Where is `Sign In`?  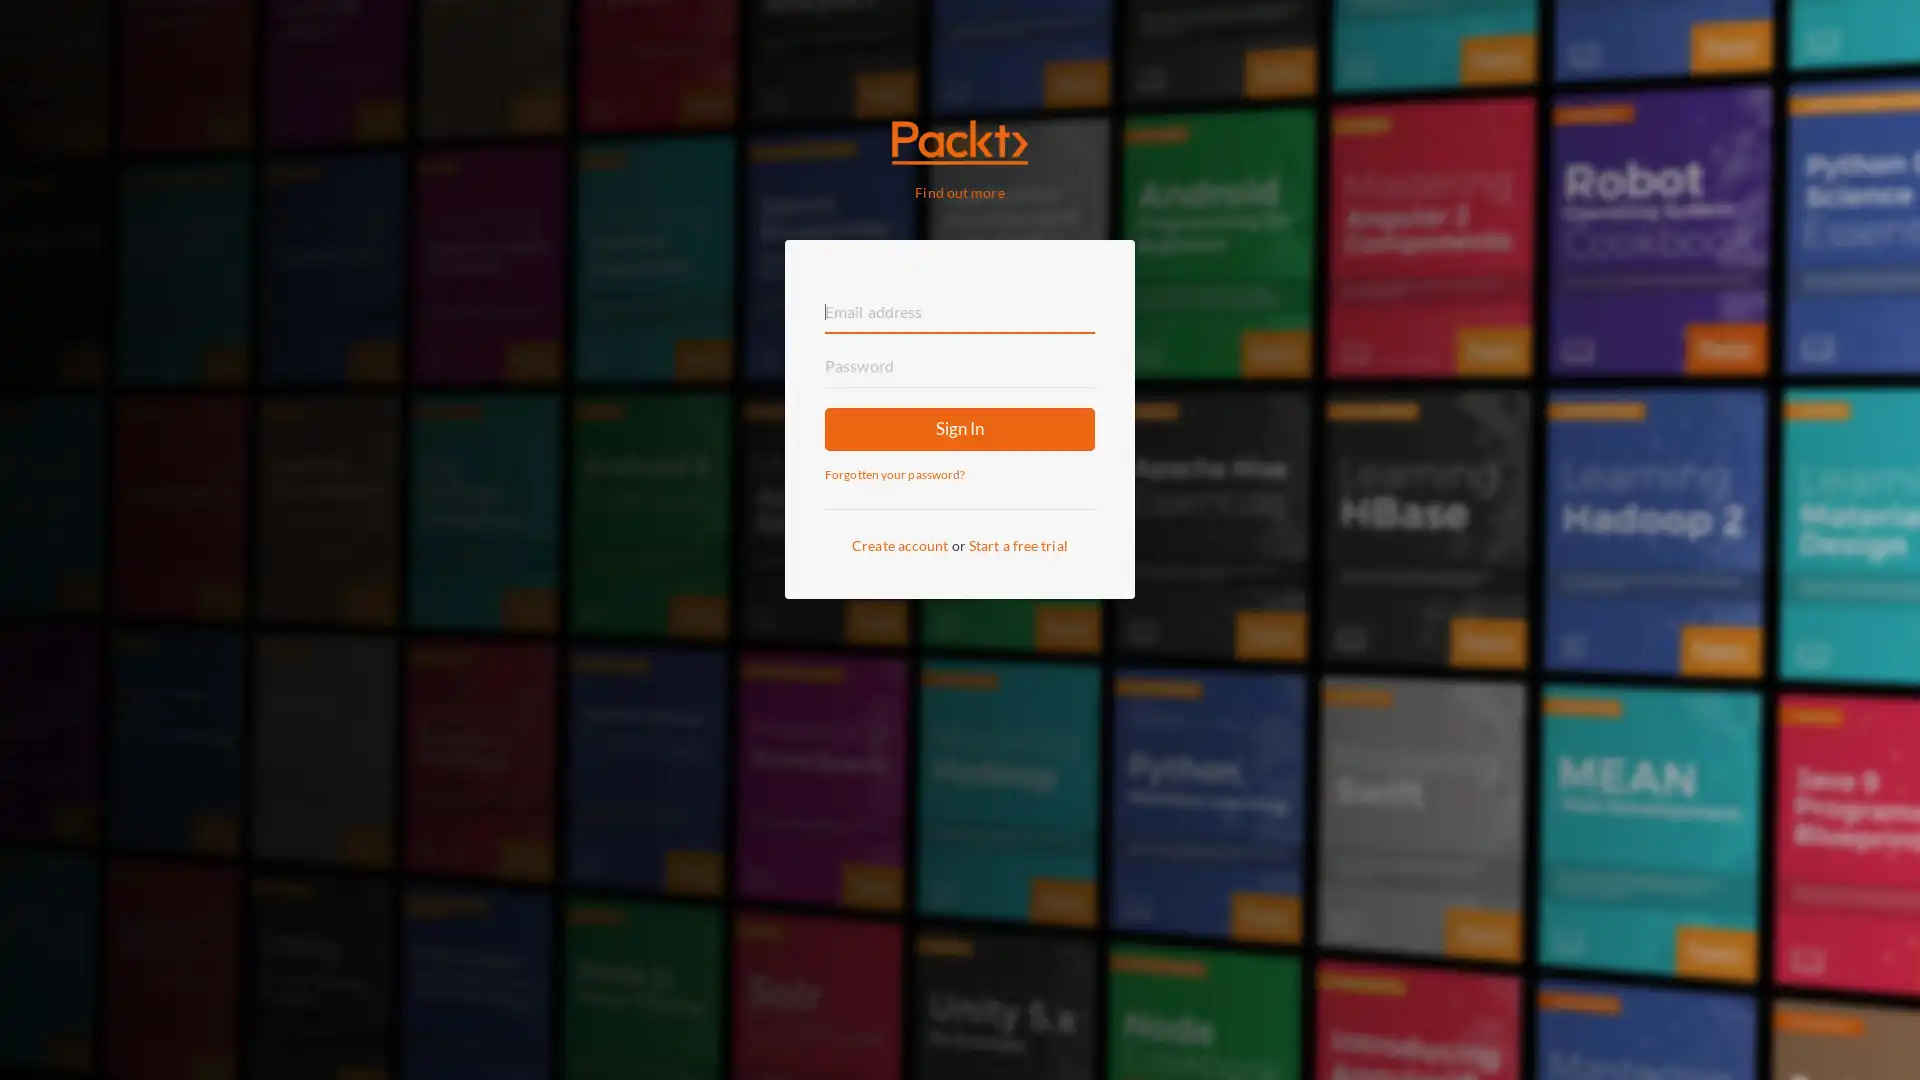
Sign In is located at coordinates (960, 427).